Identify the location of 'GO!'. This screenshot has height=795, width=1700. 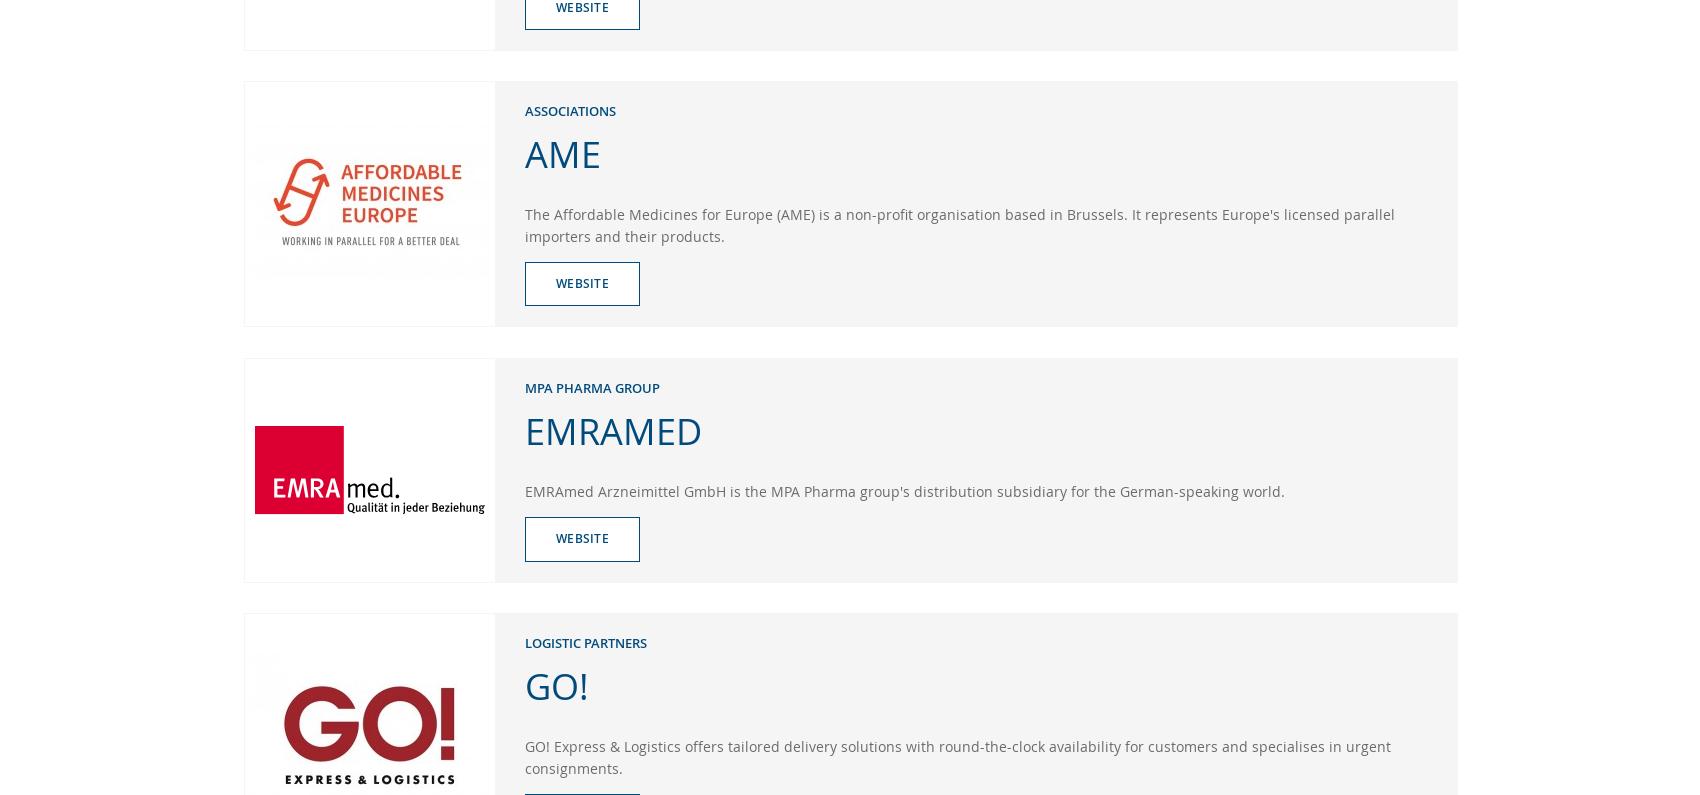
(555, 683).